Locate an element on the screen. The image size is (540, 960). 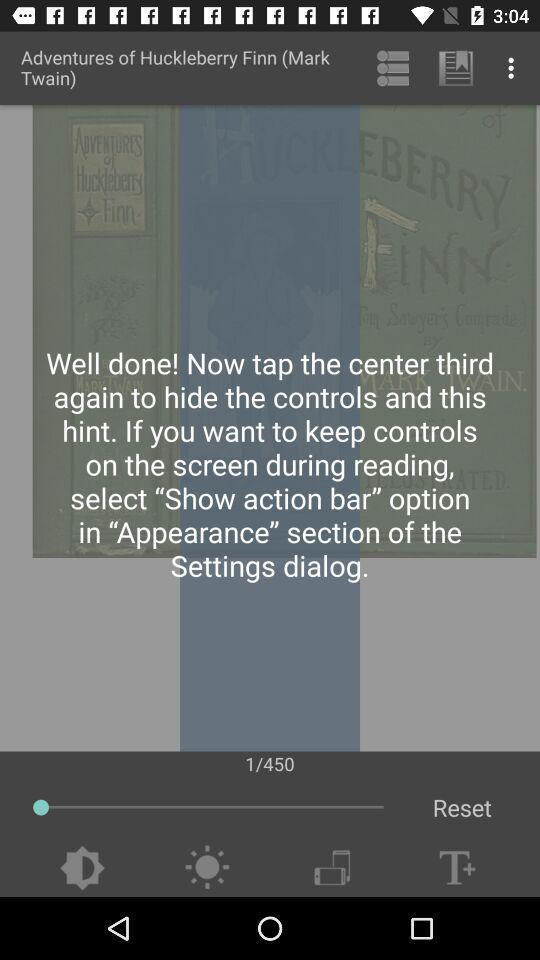
increase text size is located at coordinates (457, 867).